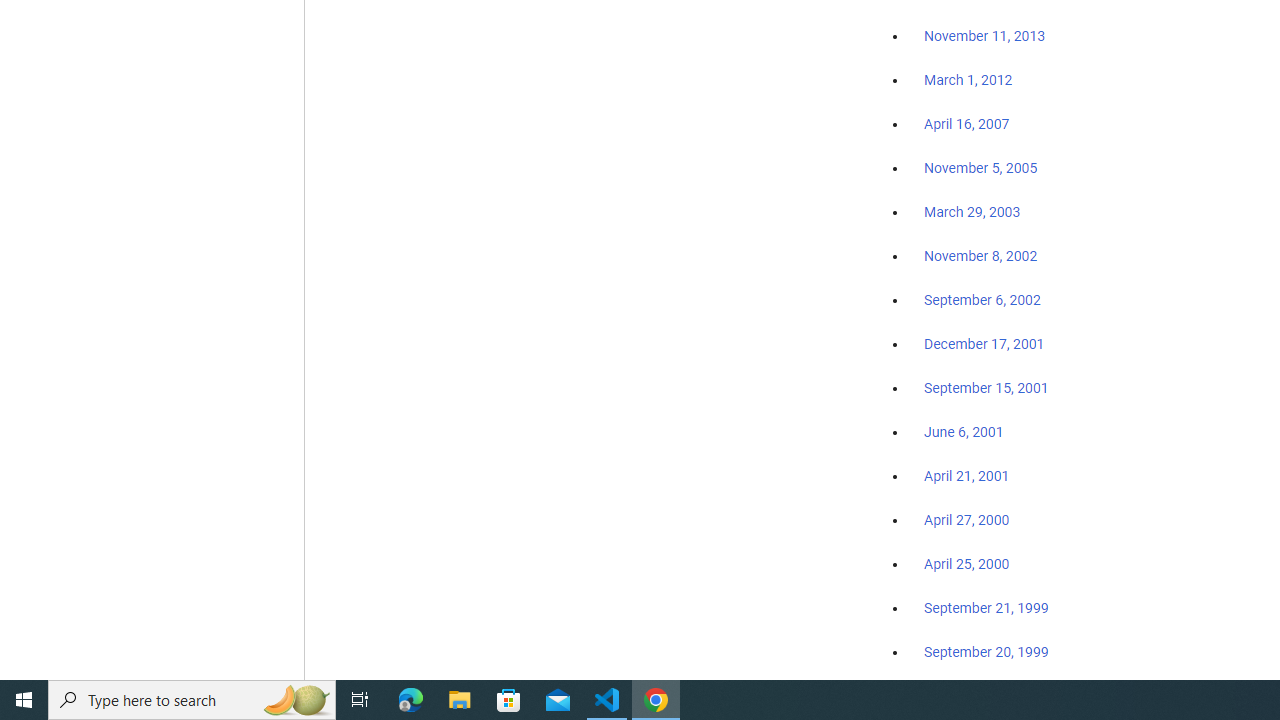  What do you see at coordinates (986, 607) in the screenshot?
I see `'September 21, 1999'` at bounding box center [986, 607].